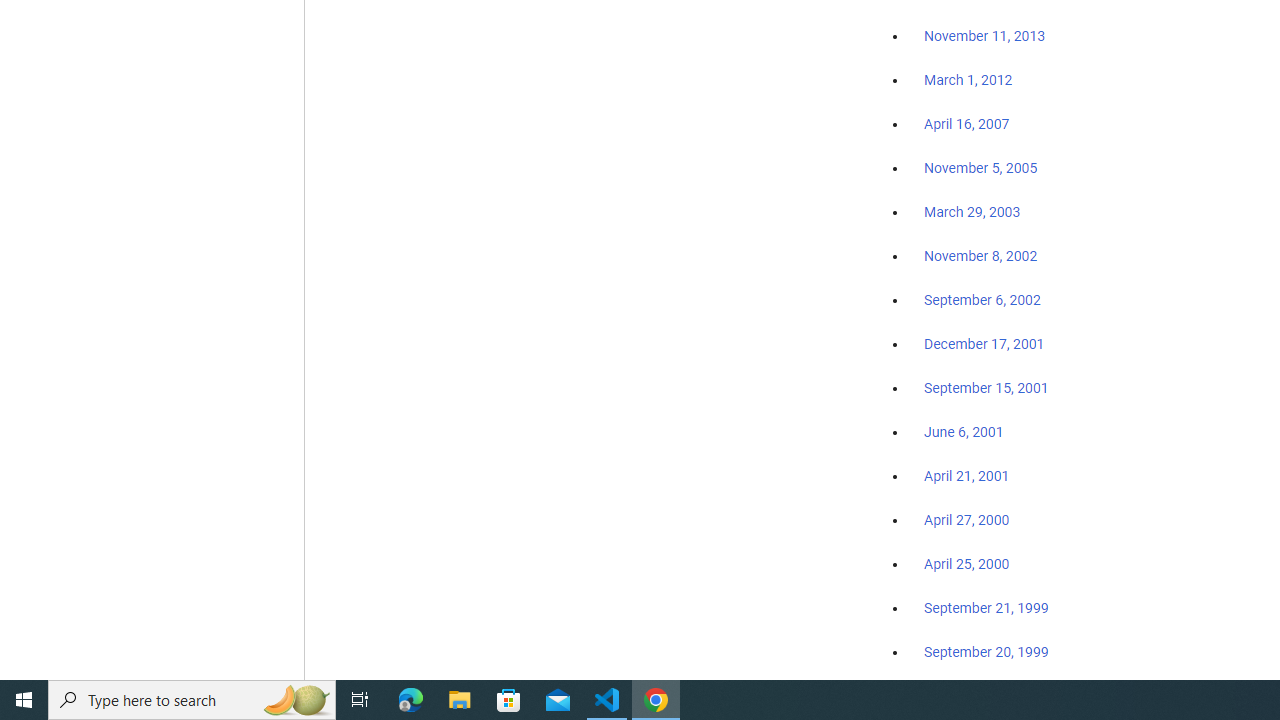  What do you see at coordinates (986, 607) in the screenshot?
I see `'September 21, 1999'` at bounding box center [986, 607].